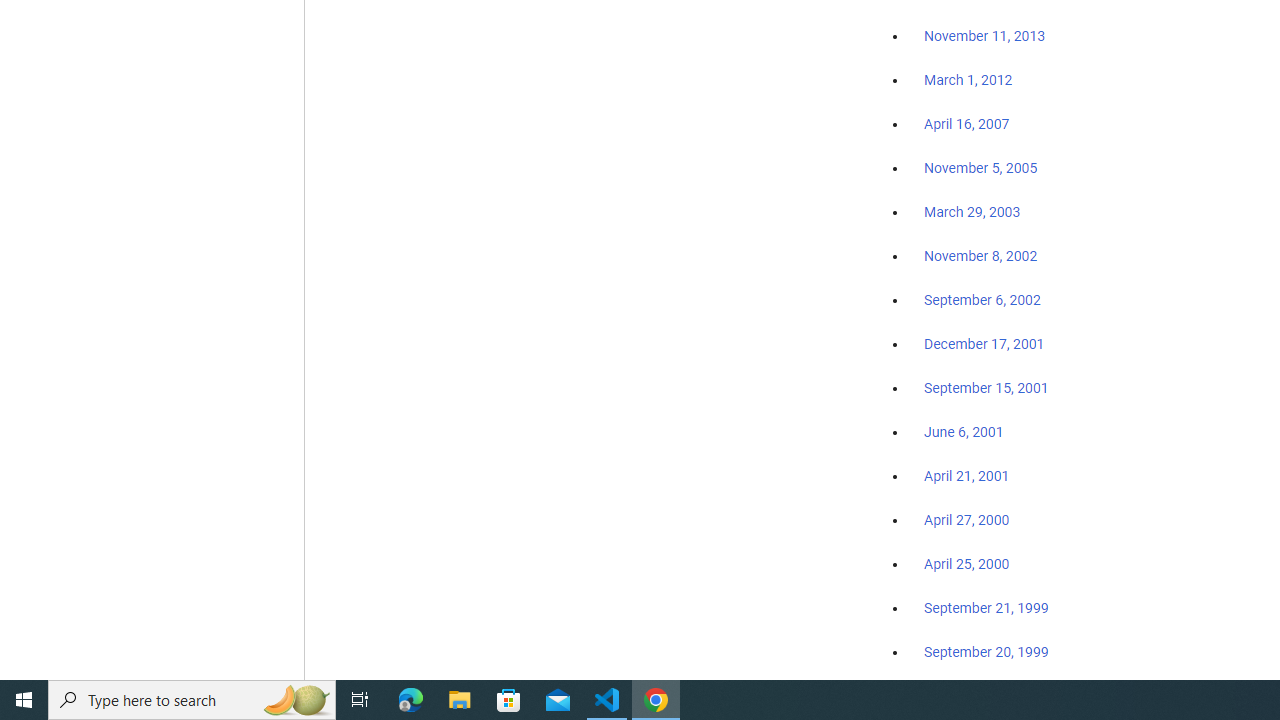  What do you see at coordinates (986, 607) in the screenshot?
I see `'September 21, 1999'` at bounding box center [986, 607].